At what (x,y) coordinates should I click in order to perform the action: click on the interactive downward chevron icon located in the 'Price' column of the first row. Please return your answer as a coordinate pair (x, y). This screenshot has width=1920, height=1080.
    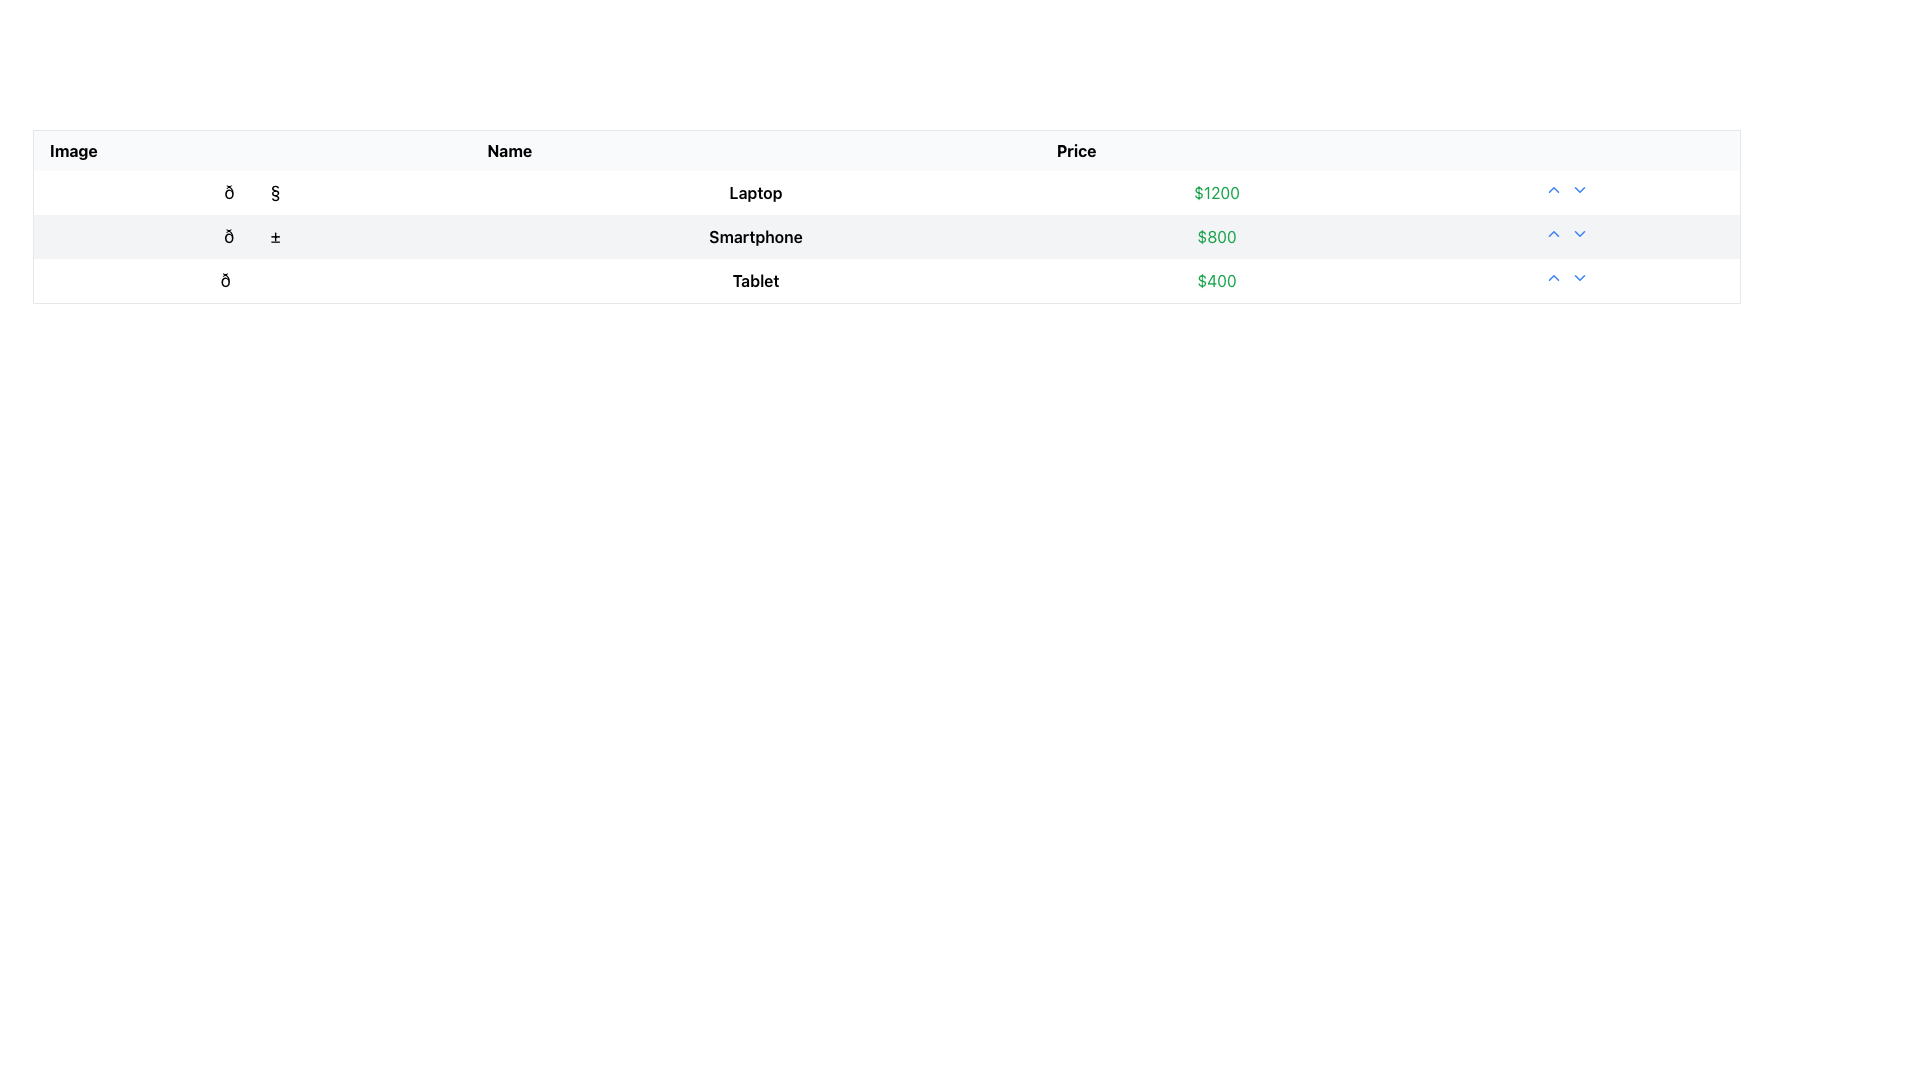
    Looking at the image, I should click on (1578, 189).